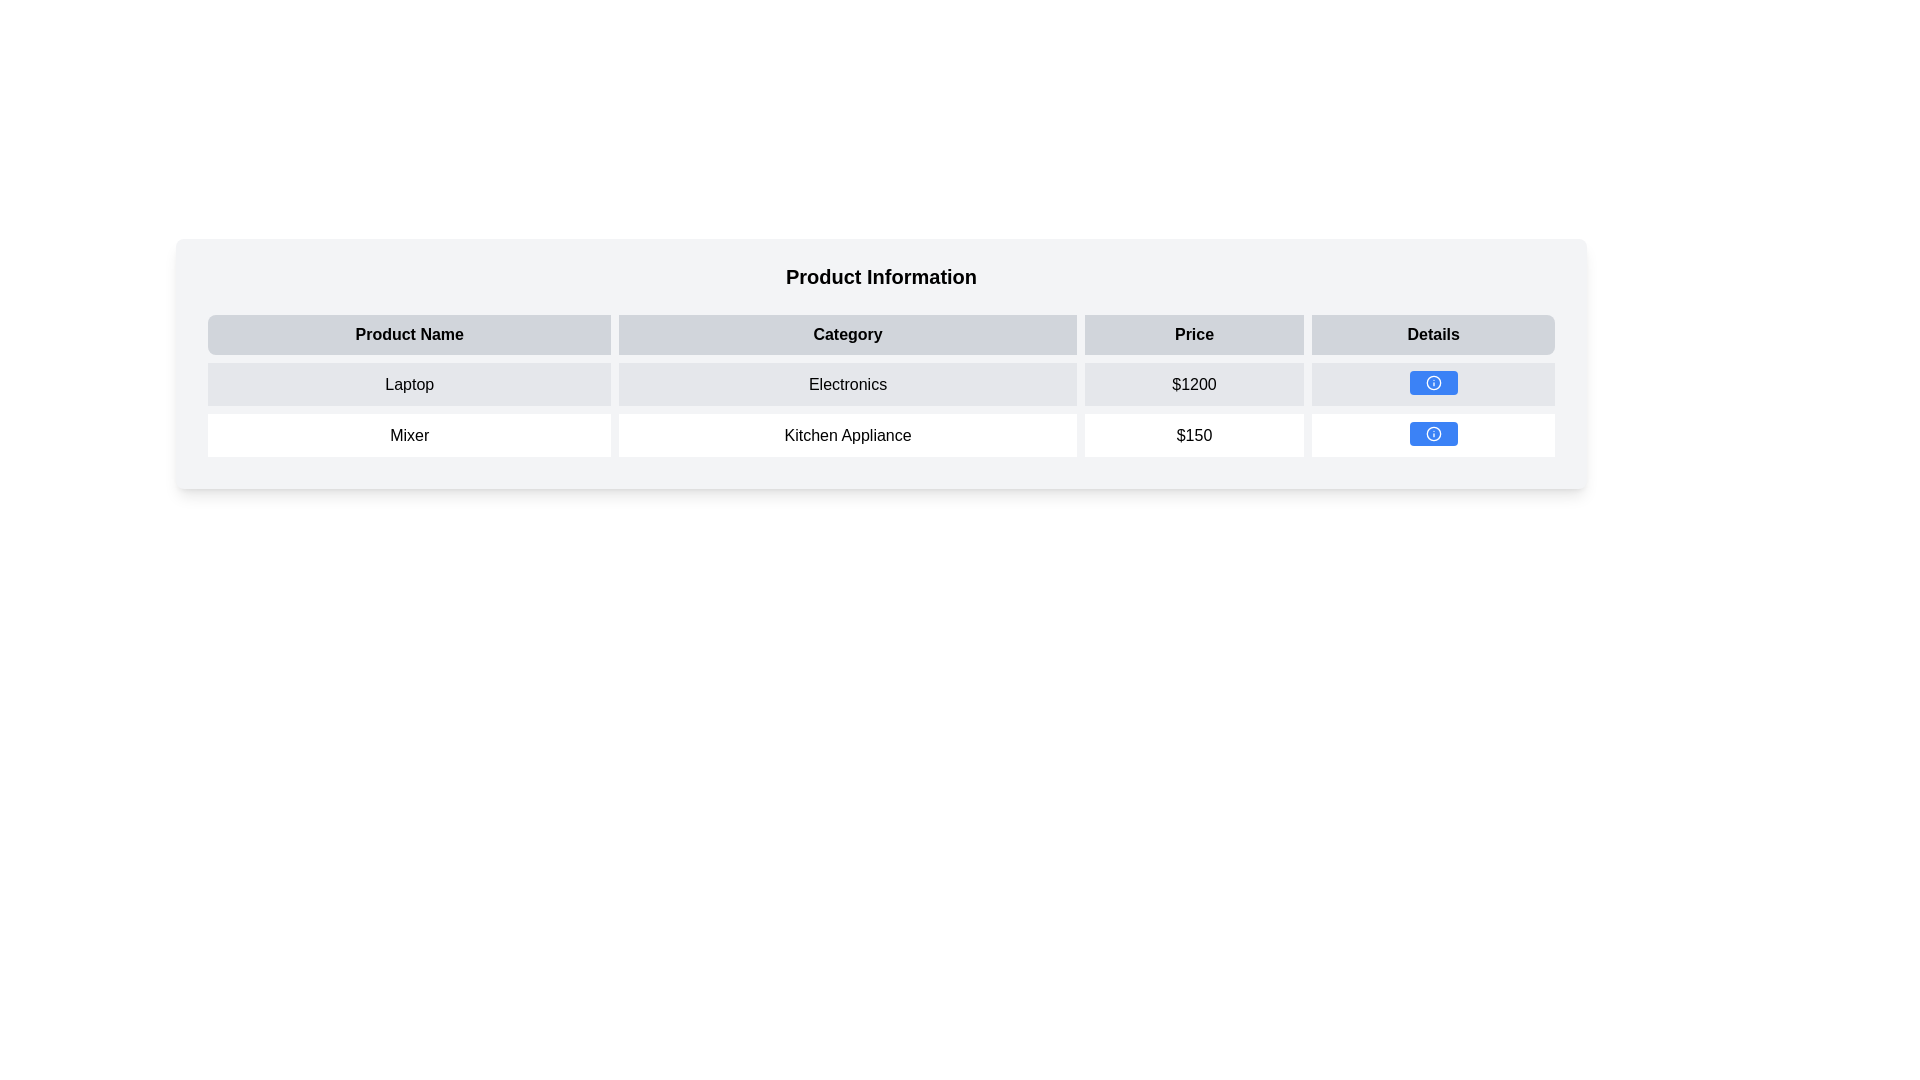 This screenshot has width=1920, height=1080. Describe the element at coordinates (848, 334) in the screenshot. I see `the 'Category' header label, which is the second item in a row of four headers within a table header, displaying in bold black text on a gray background` at that location.